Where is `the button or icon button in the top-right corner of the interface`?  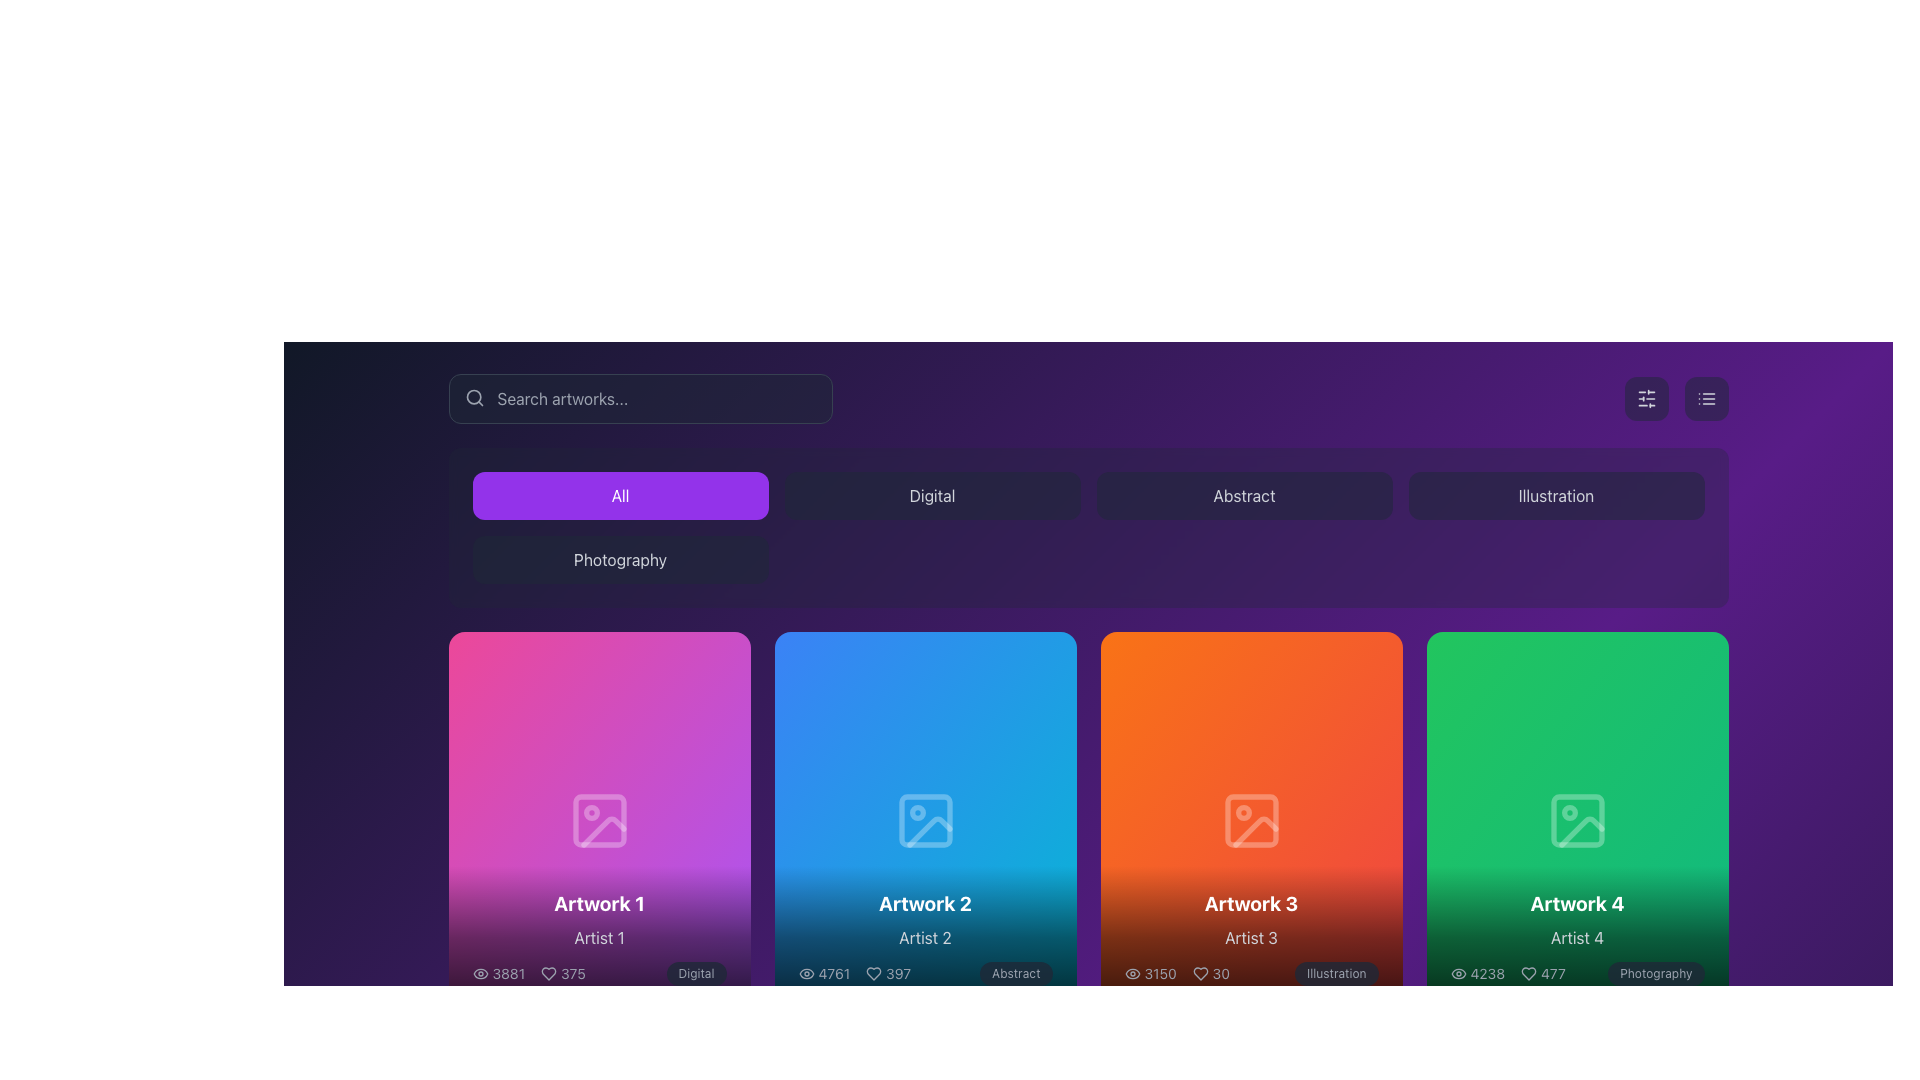 the button or icon button in the top-right corner of the interface is located at coordinates (1646, 398).